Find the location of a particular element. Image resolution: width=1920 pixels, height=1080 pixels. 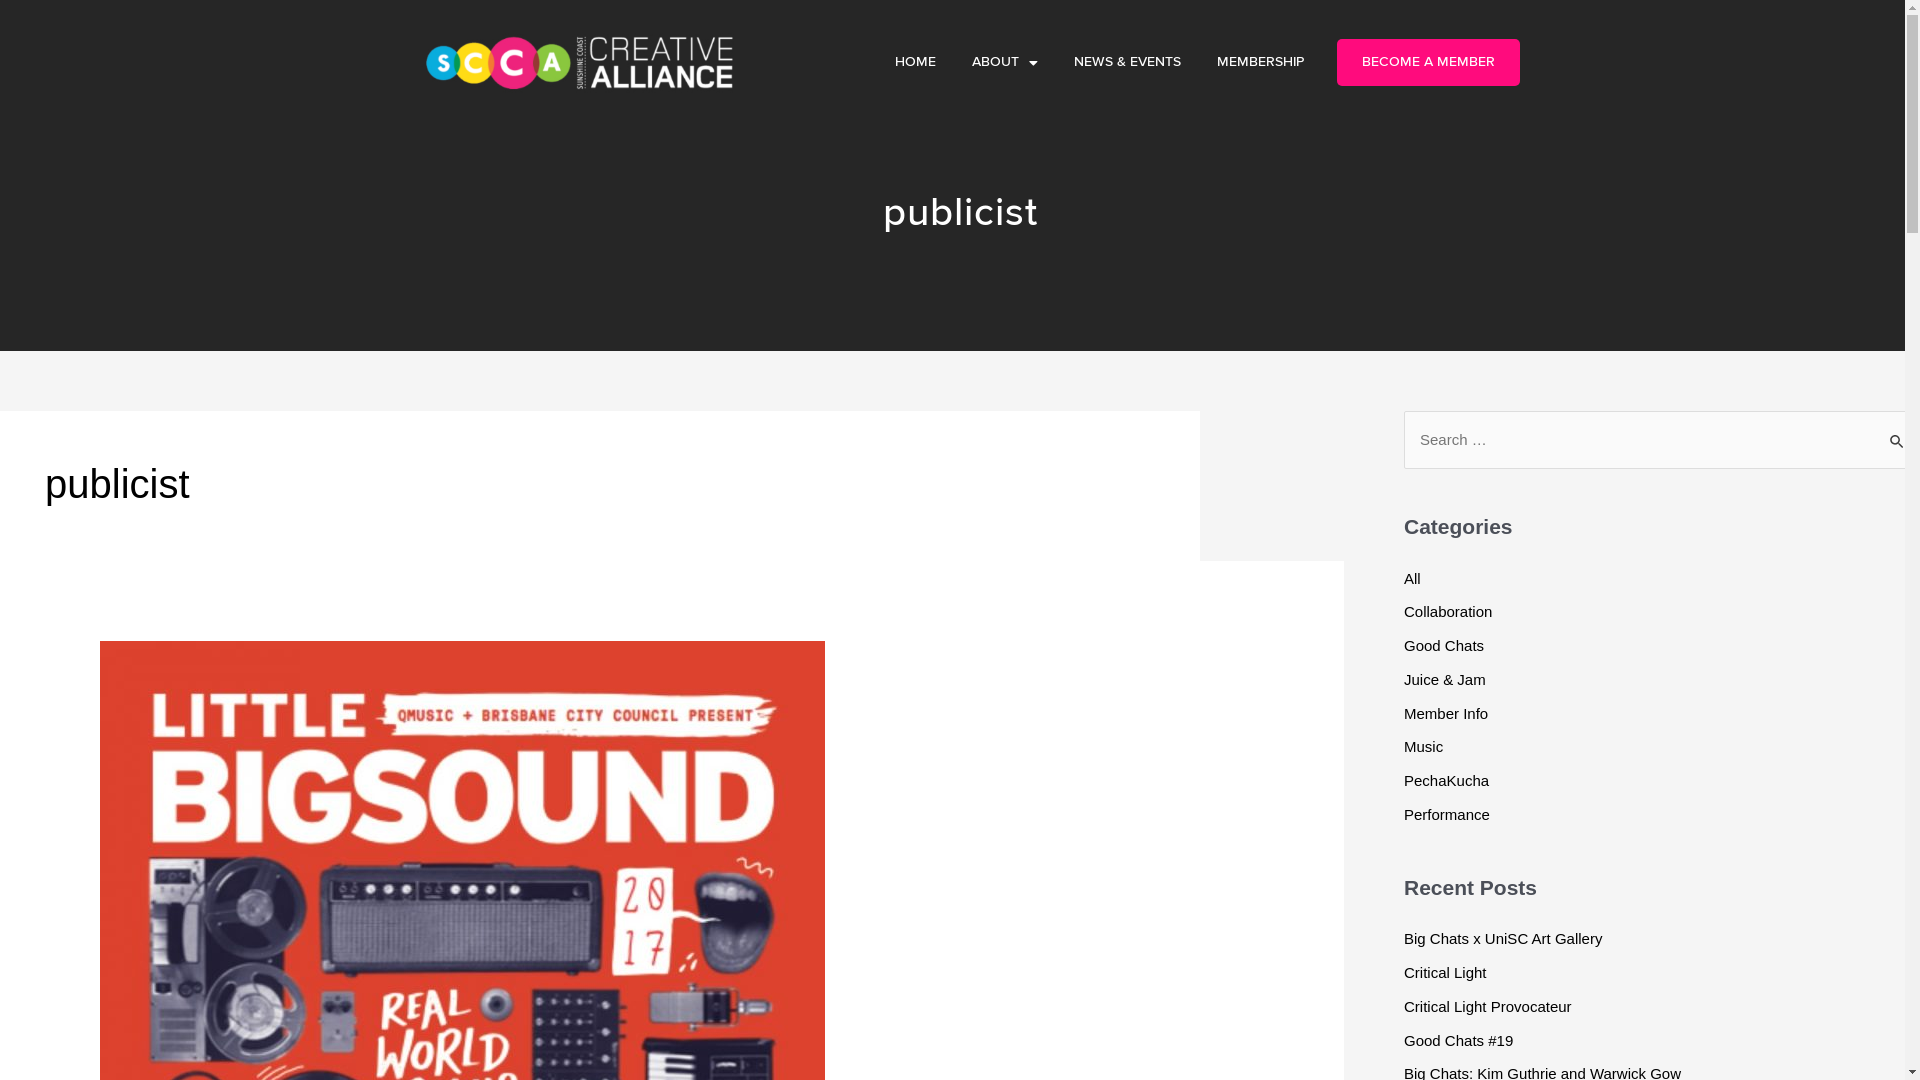

'Good Chats #19' is located at coordinates (1458, 1039).